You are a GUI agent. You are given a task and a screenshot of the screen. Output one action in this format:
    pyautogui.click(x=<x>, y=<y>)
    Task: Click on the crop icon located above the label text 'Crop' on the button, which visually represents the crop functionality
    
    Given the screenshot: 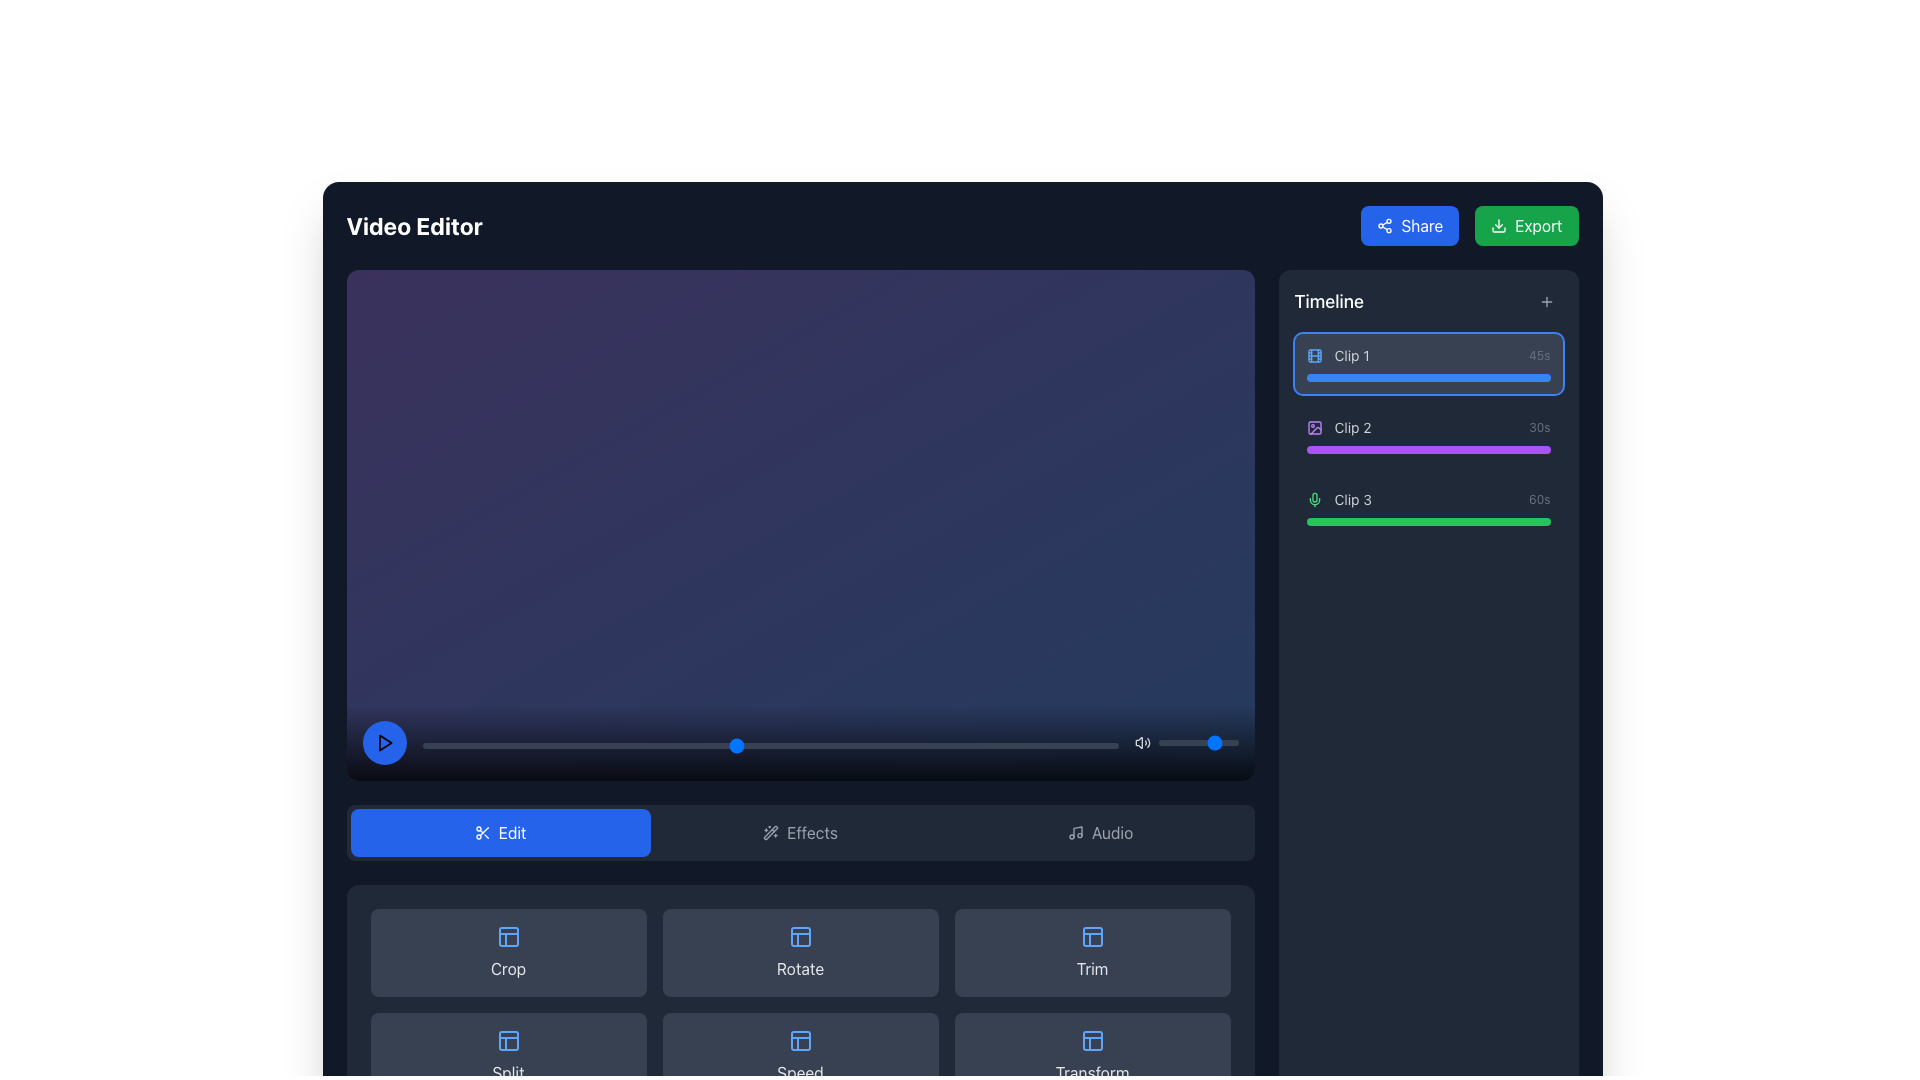 What is the action you would take?
    pyautogui.click(x=508, y=936)
    